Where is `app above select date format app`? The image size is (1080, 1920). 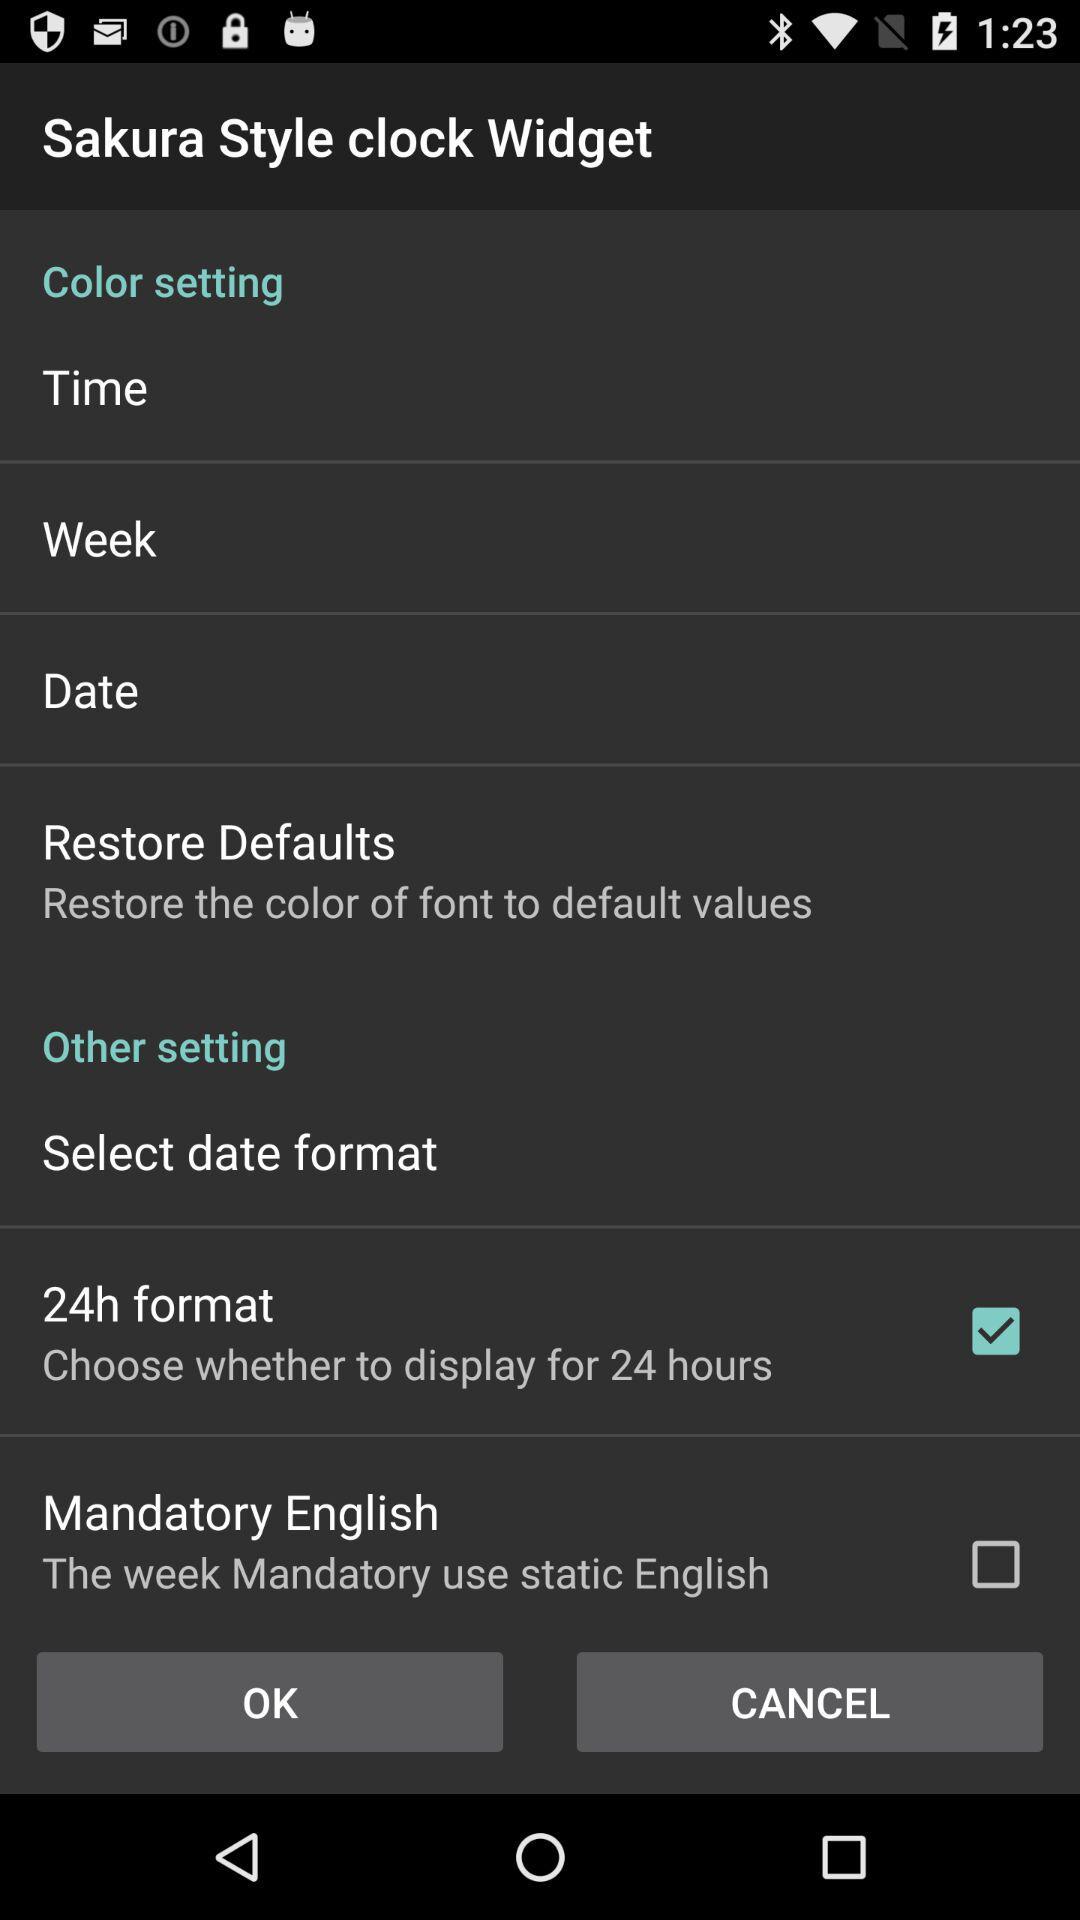 app above select date format app is located at coordinates (540, 1024).